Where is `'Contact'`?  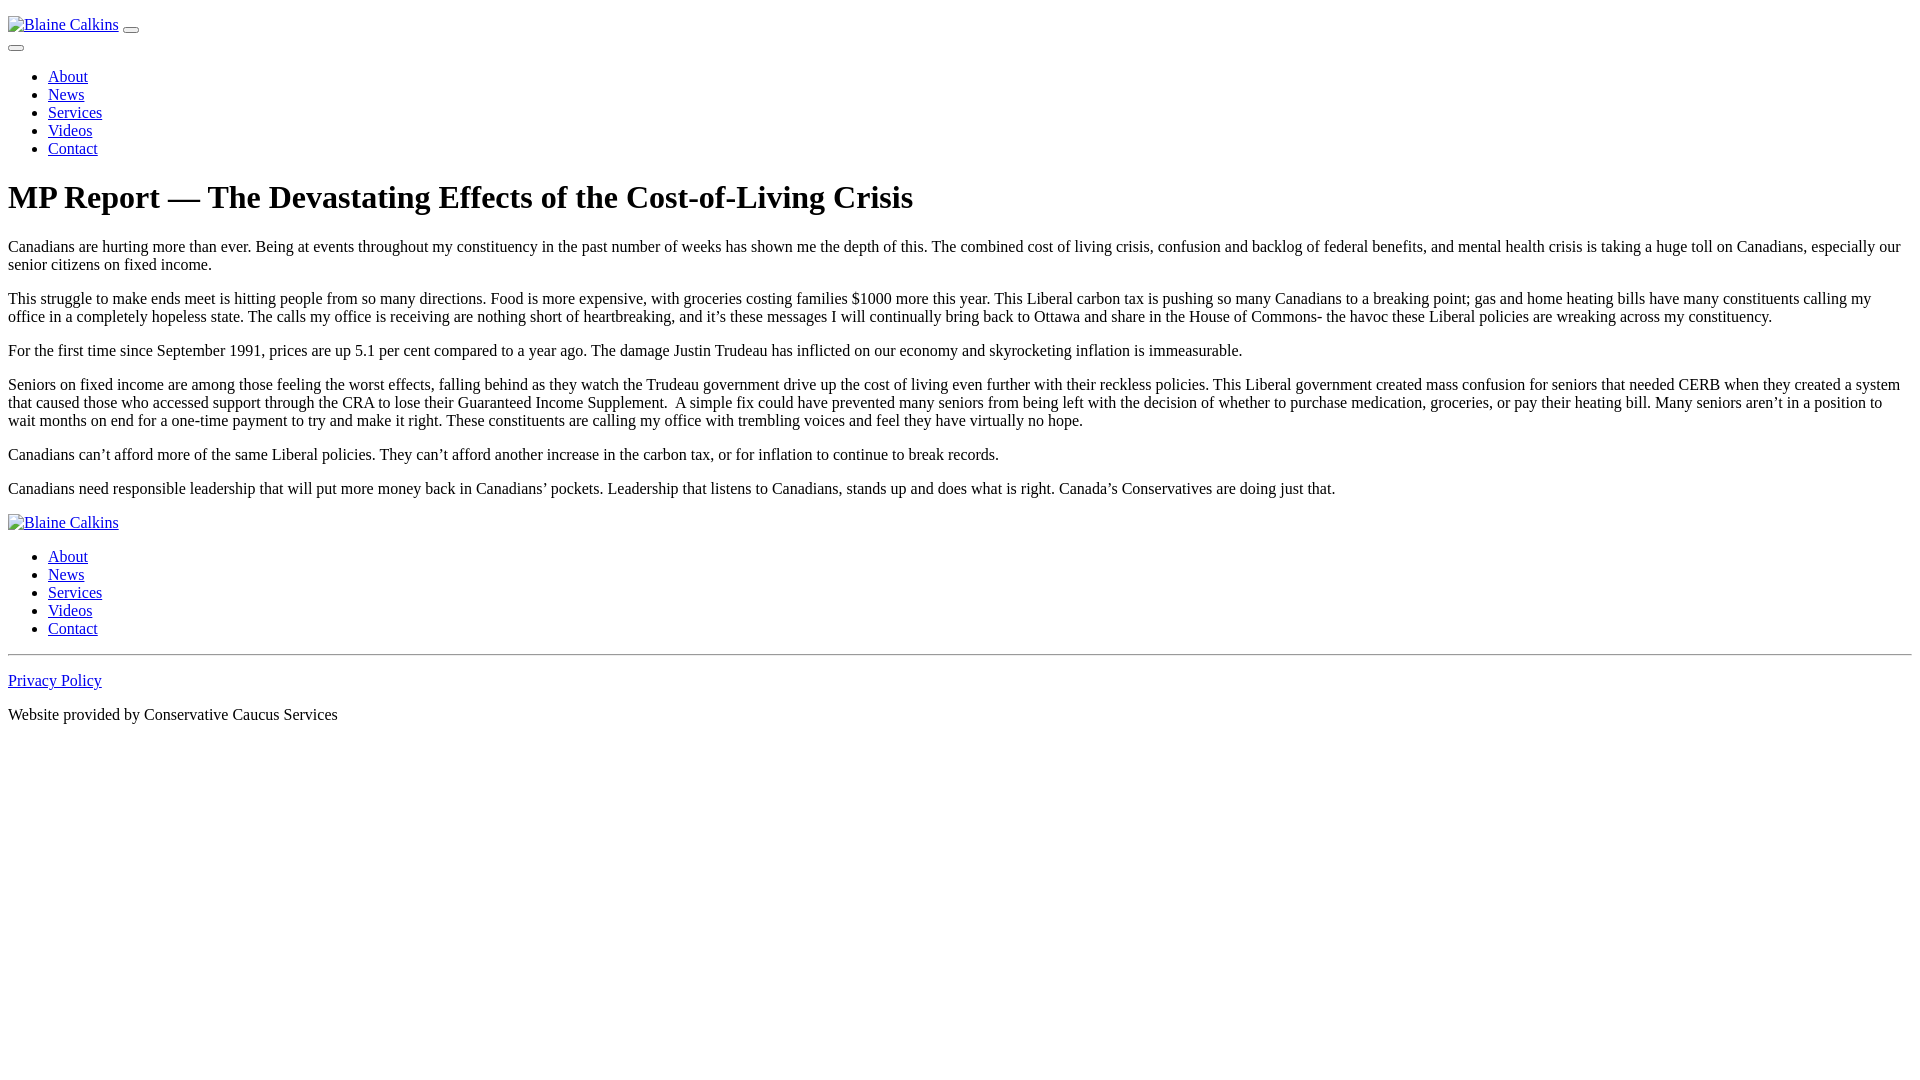
'Contact' is located at coordinates (72, 627).